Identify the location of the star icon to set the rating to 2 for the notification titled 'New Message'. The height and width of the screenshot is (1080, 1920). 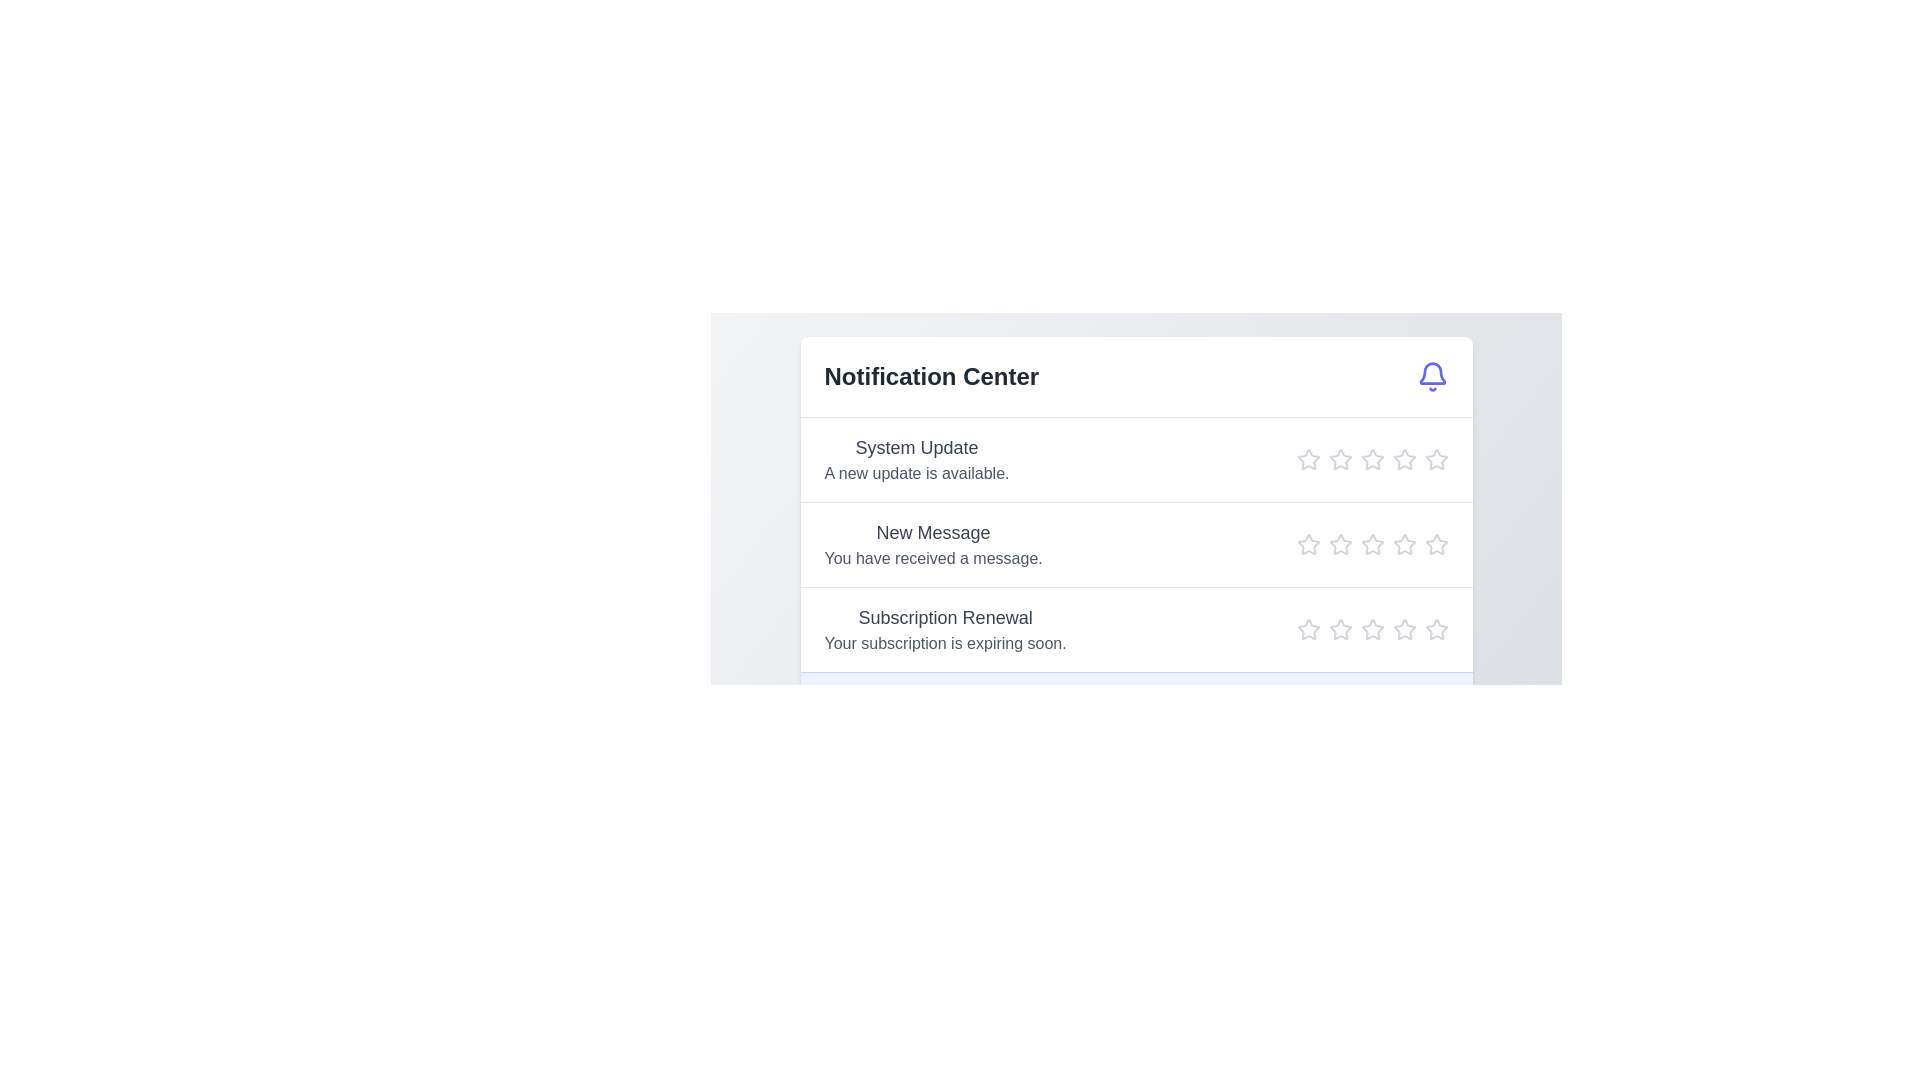
(1340, 544).